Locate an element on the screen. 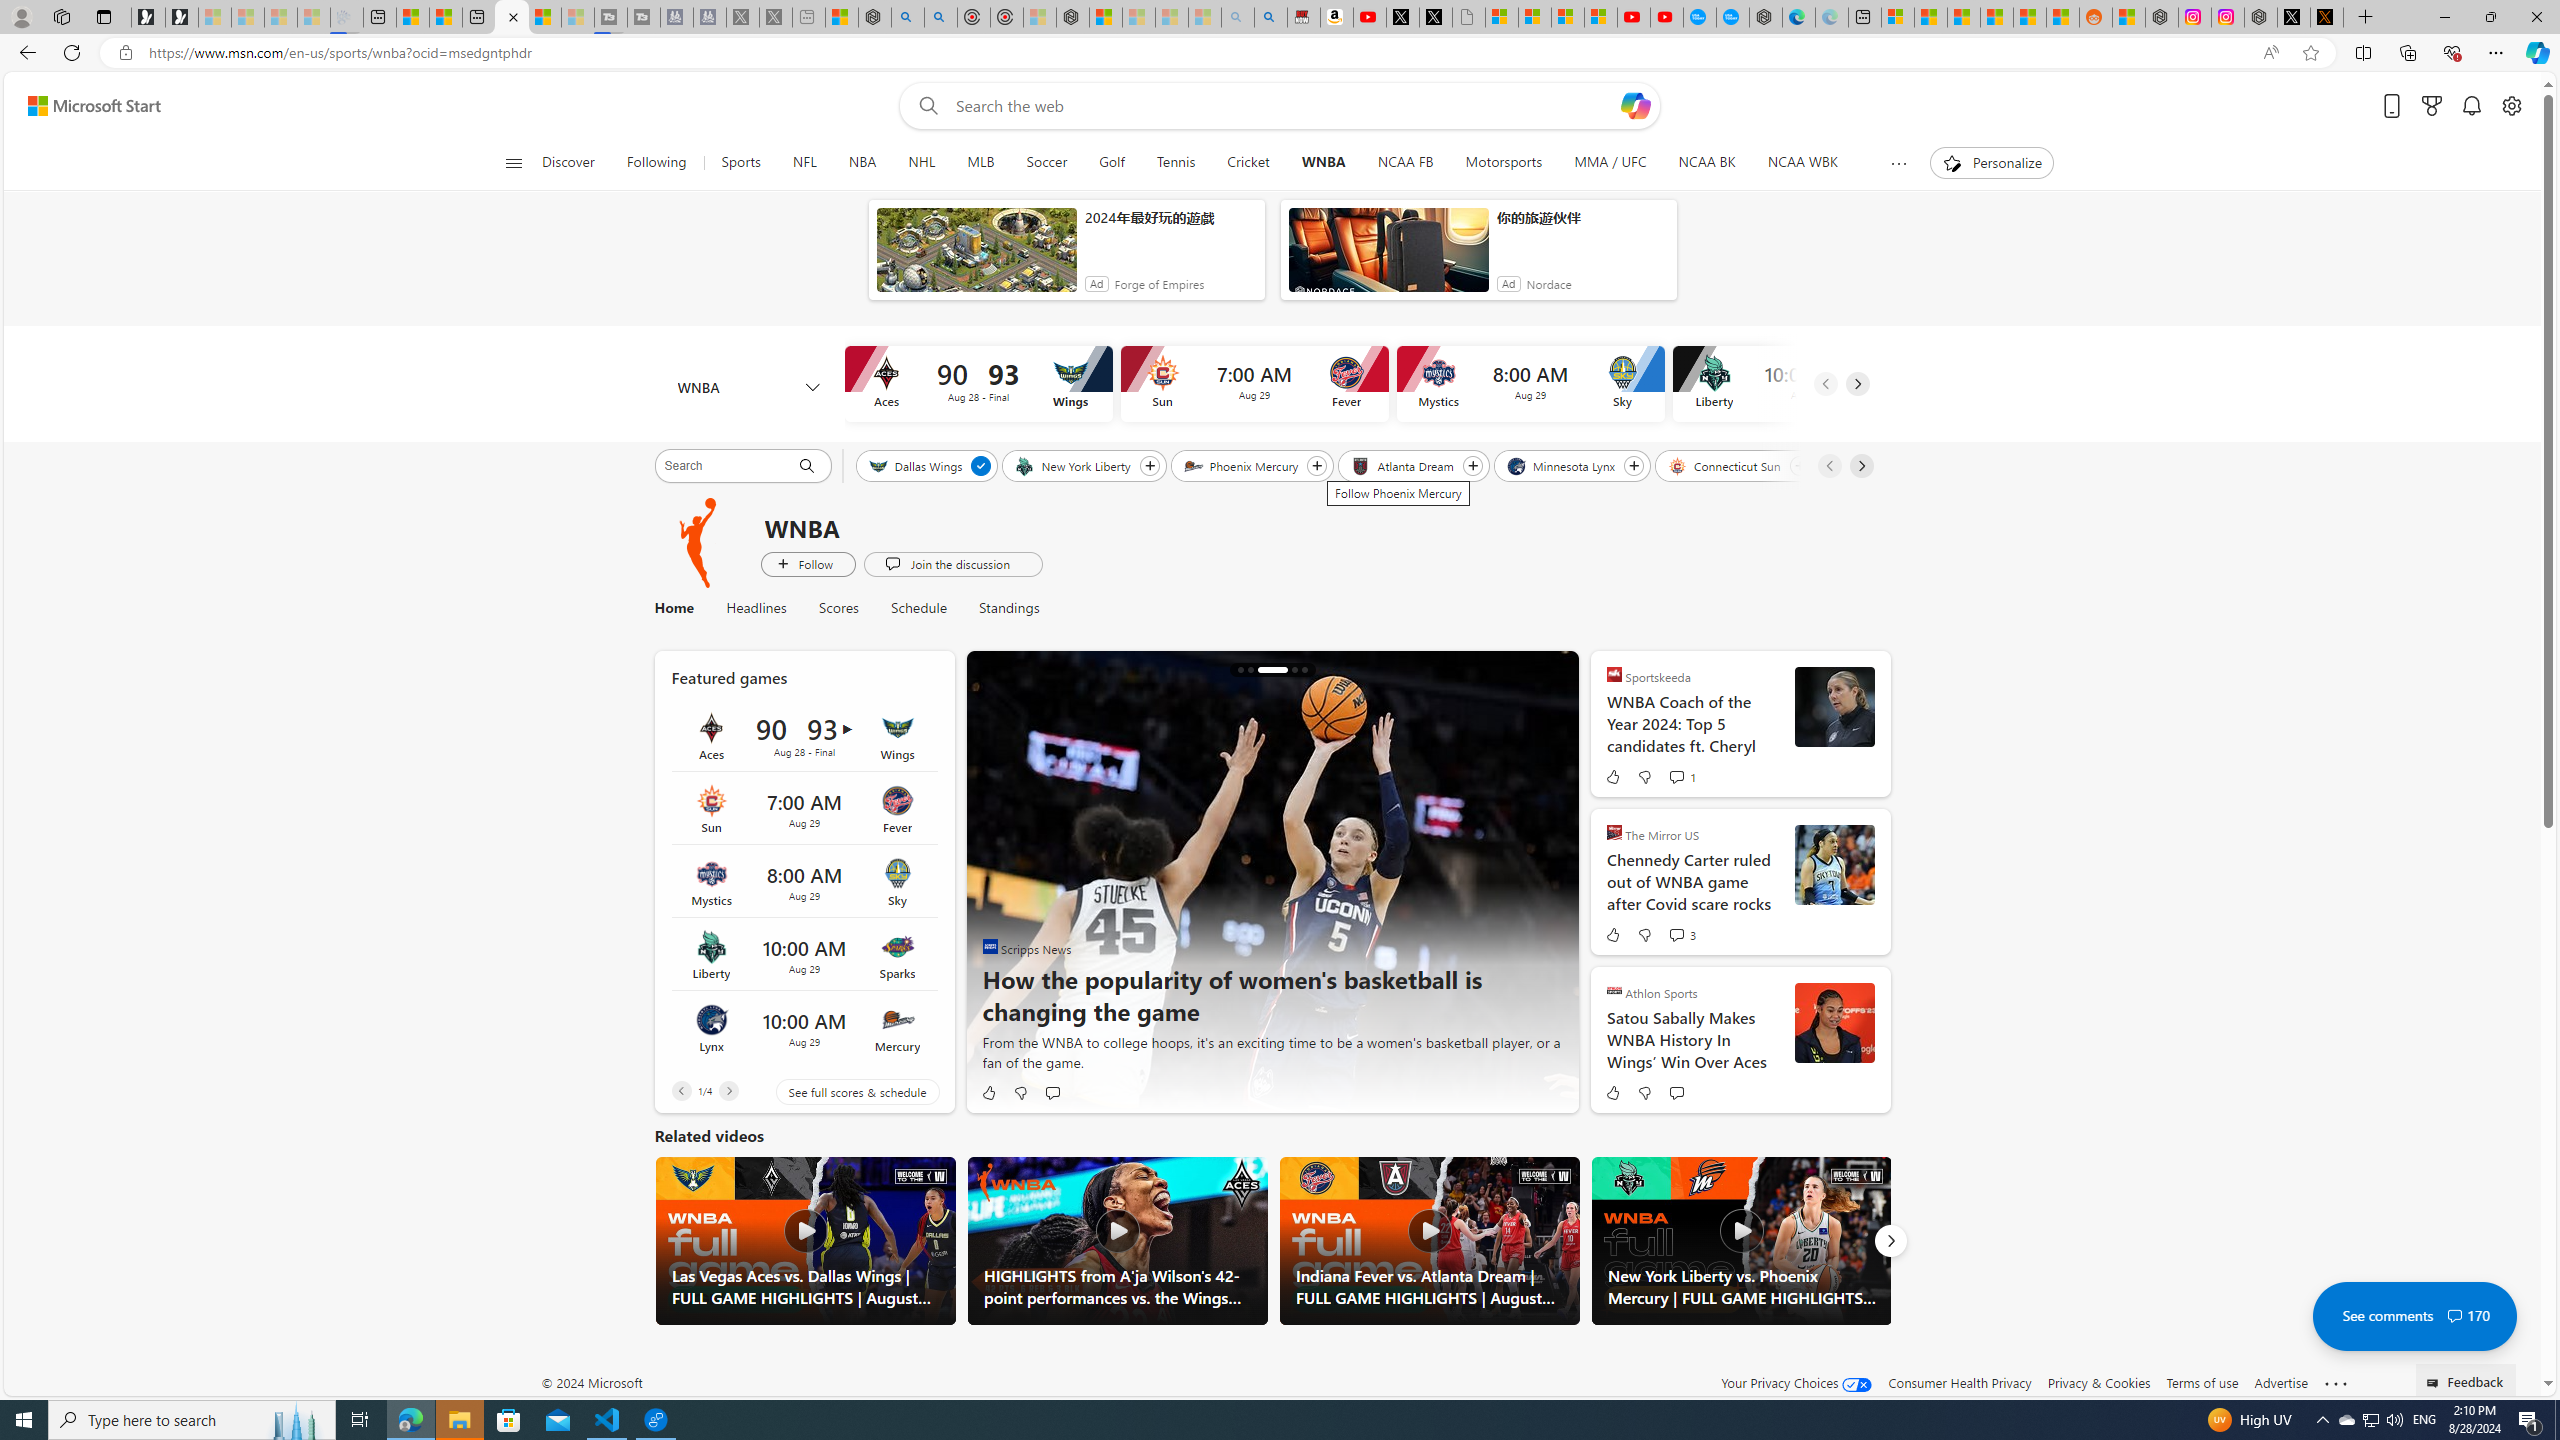  'WNBA' is located at coordinates (1322, 162).